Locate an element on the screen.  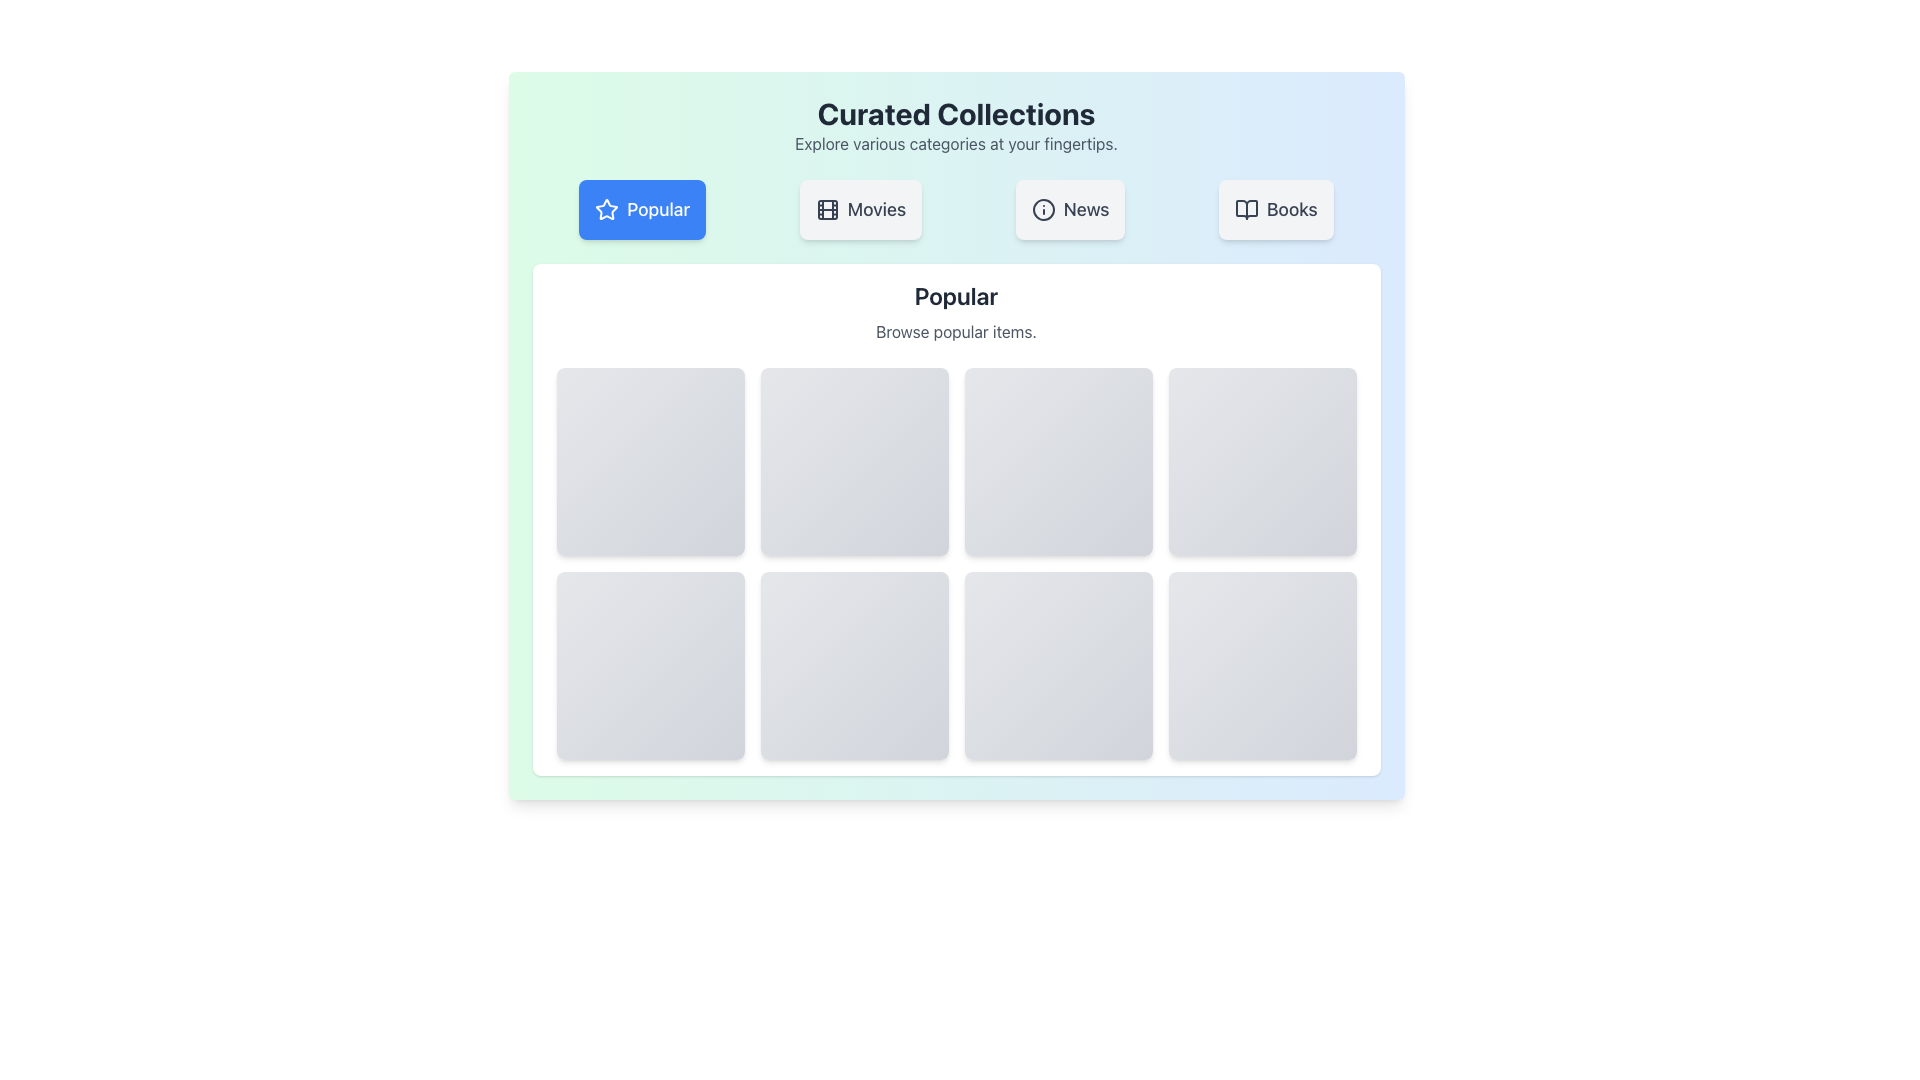
the 'Popular' text label, which is a selectable button indicating the option is located at coordinates (658, 209).